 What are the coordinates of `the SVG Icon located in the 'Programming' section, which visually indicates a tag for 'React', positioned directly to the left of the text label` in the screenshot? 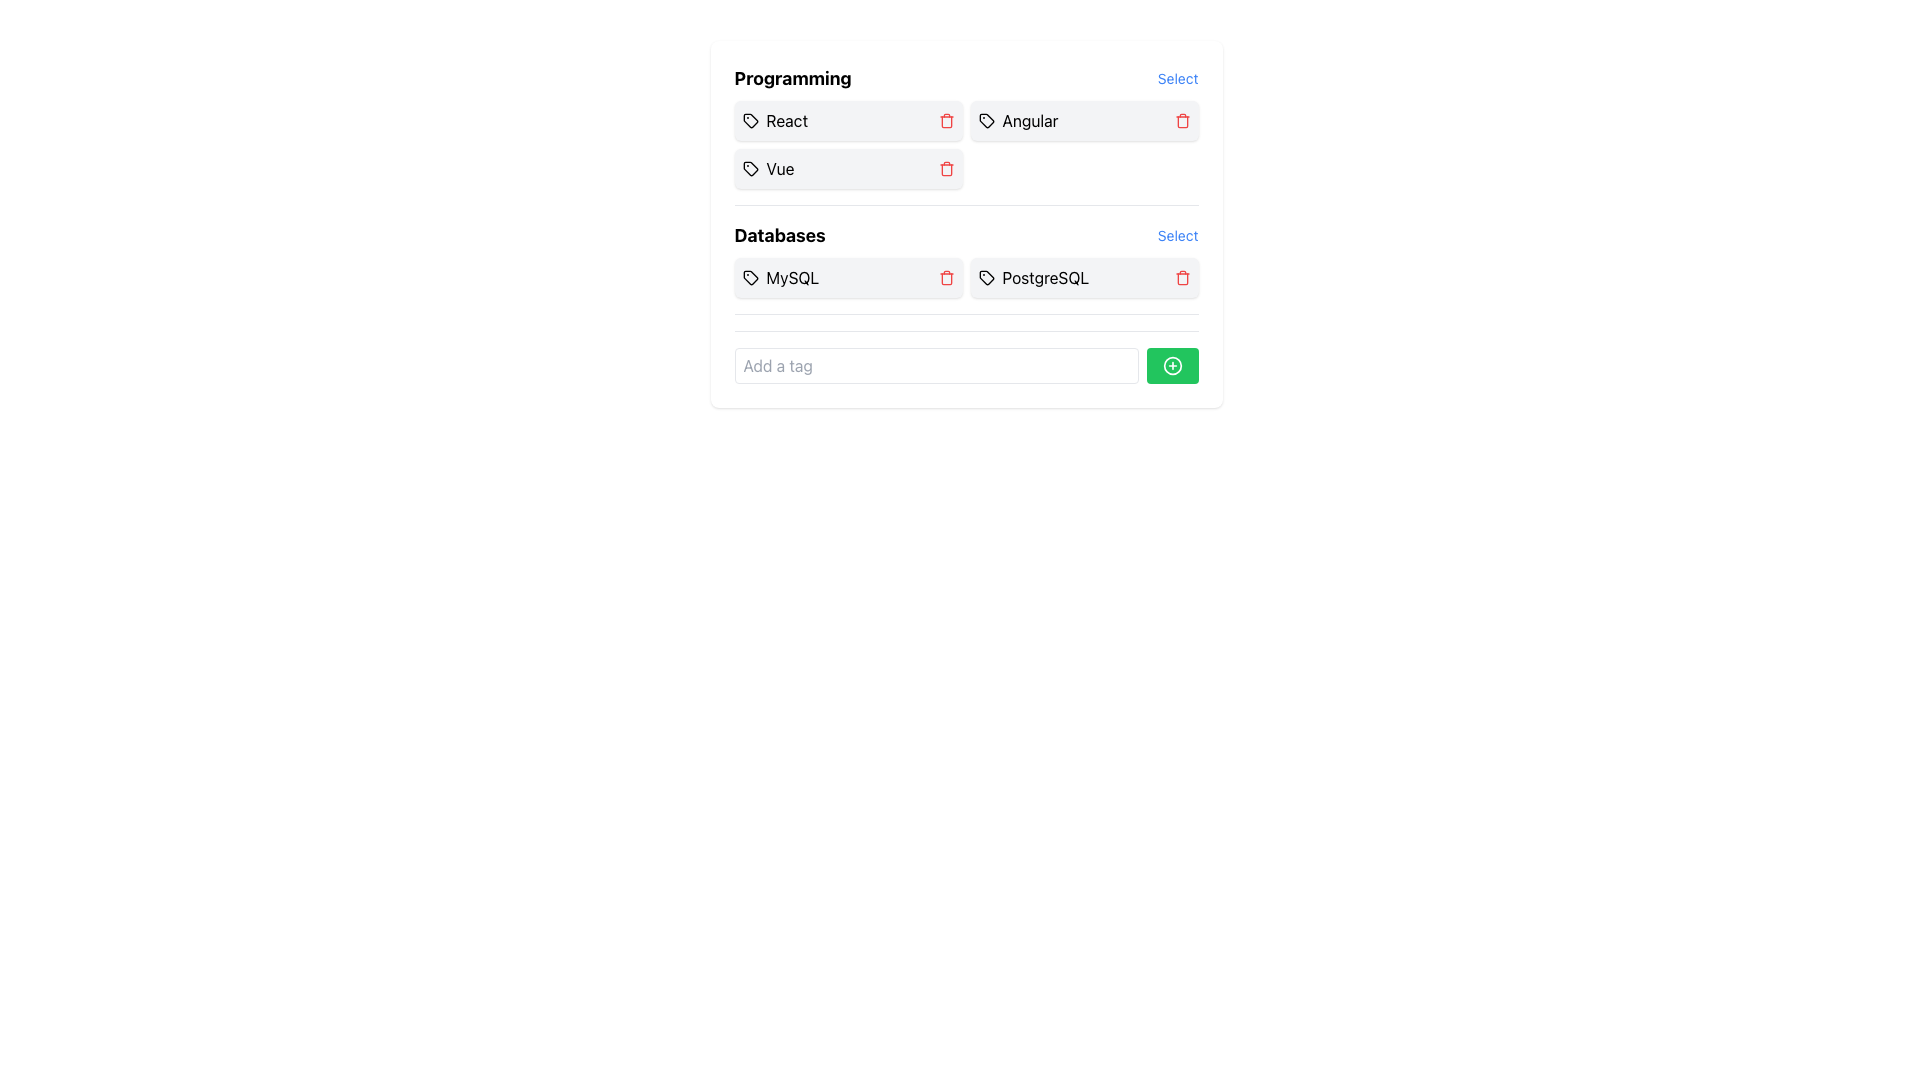 It's located at (749, 120).